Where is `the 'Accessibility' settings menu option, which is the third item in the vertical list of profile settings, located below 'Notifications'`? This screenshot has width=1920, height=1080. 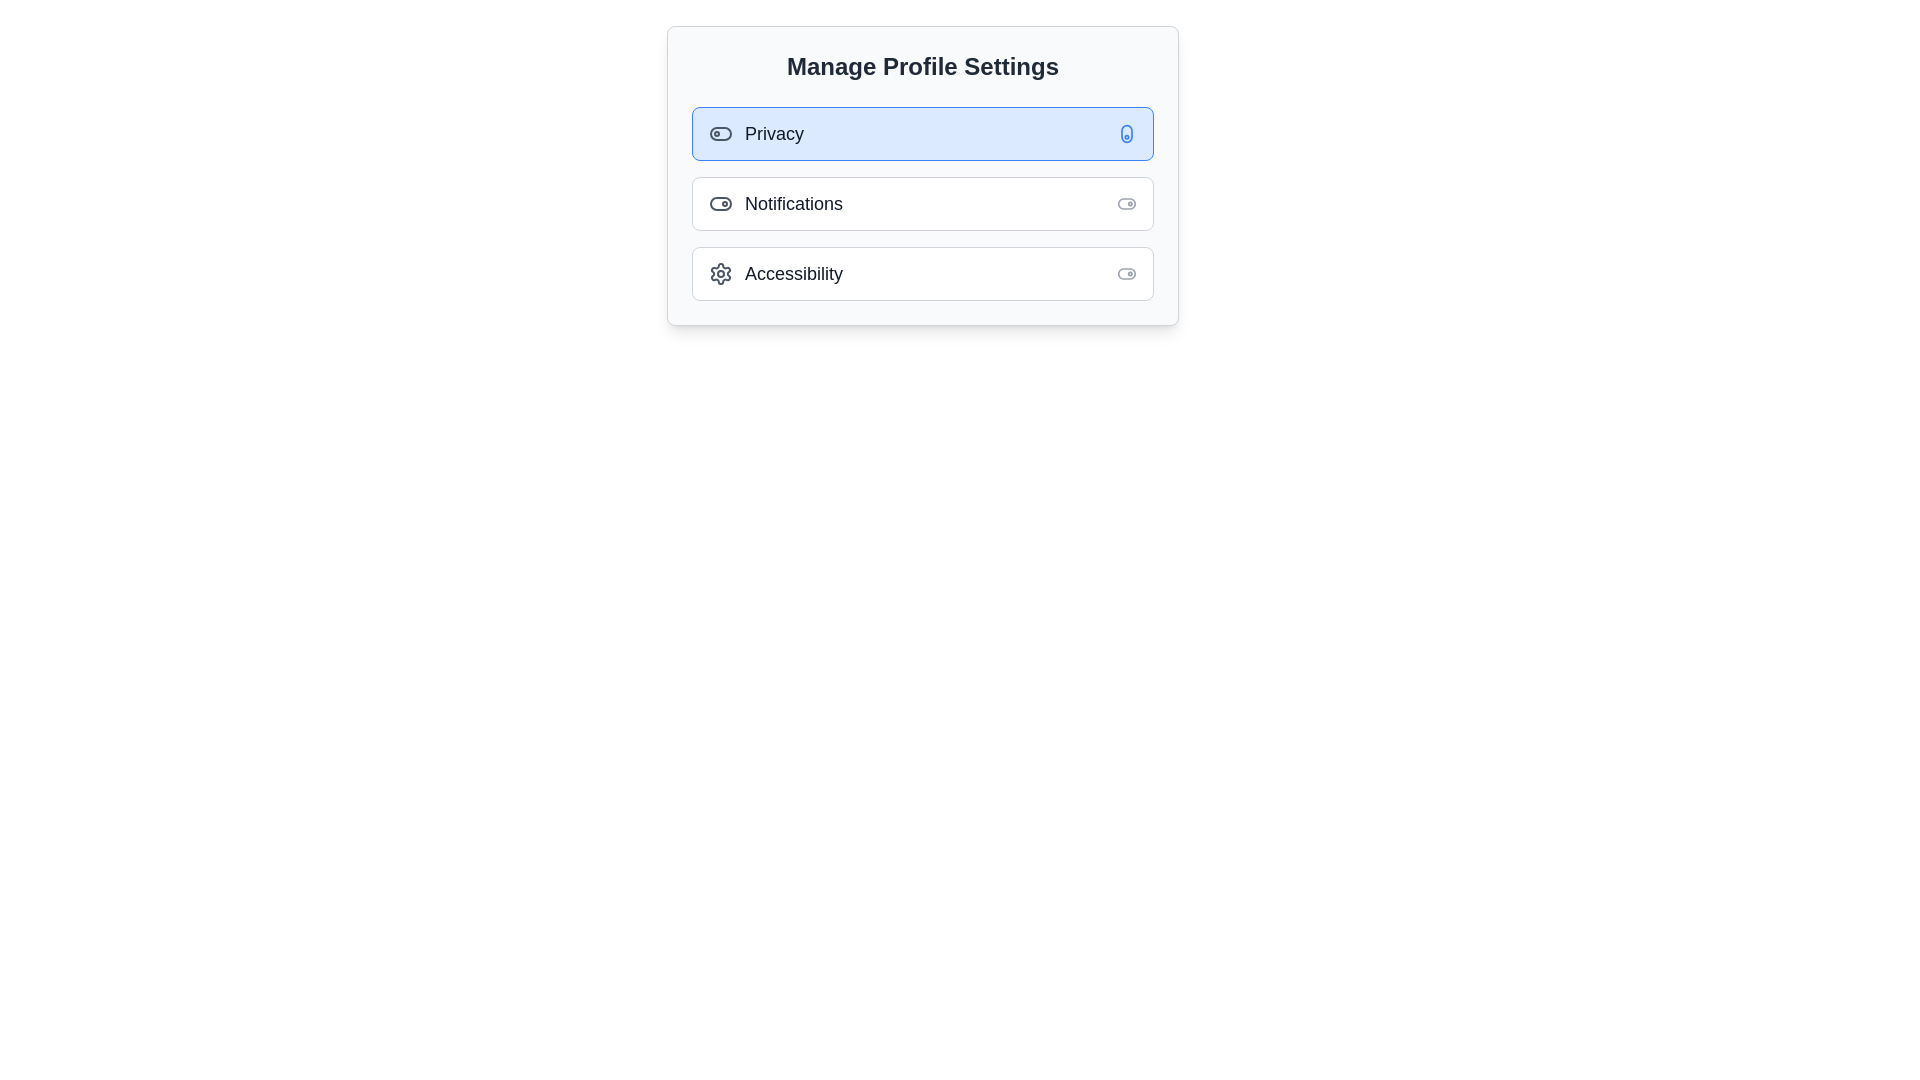 the 'Accessibility' settings menu option, which is the third item in the vertical list of profile settings, located below 'Notifications' is located at coordinates (775, 273).